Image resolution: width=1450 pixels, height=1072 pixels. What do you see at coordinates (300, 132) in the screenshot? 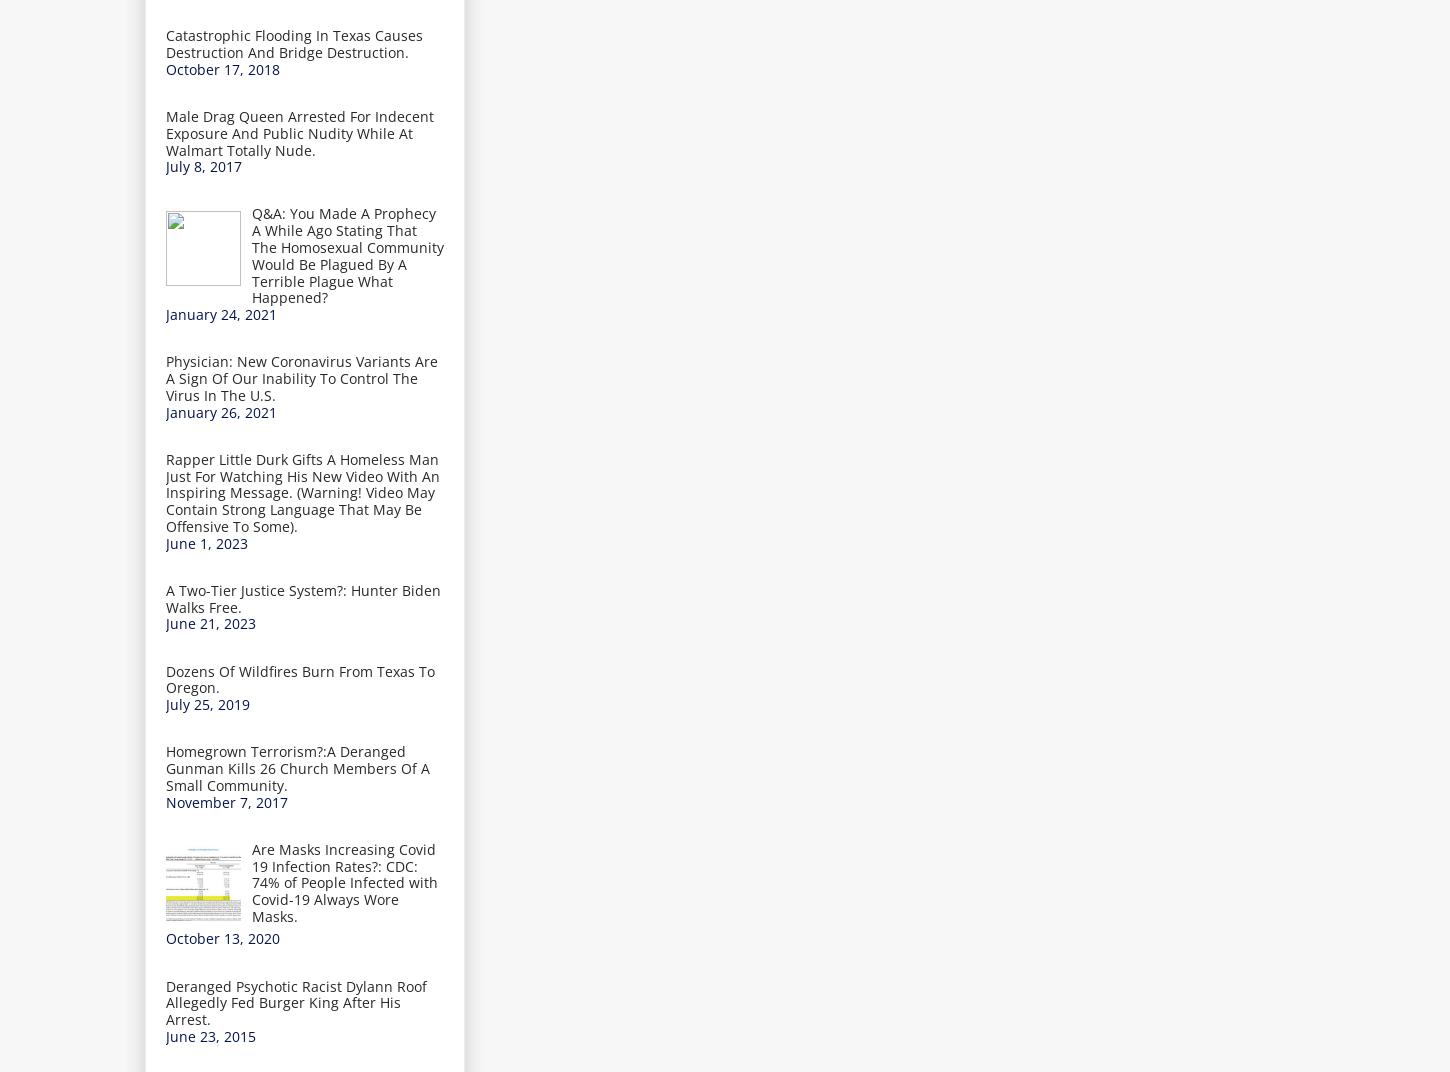
I see `'Male Drag Queen Arrested For Indecent Exposure And Public Nudity While At Walmart Totally Nude.'` at bounding box center [300, 132].